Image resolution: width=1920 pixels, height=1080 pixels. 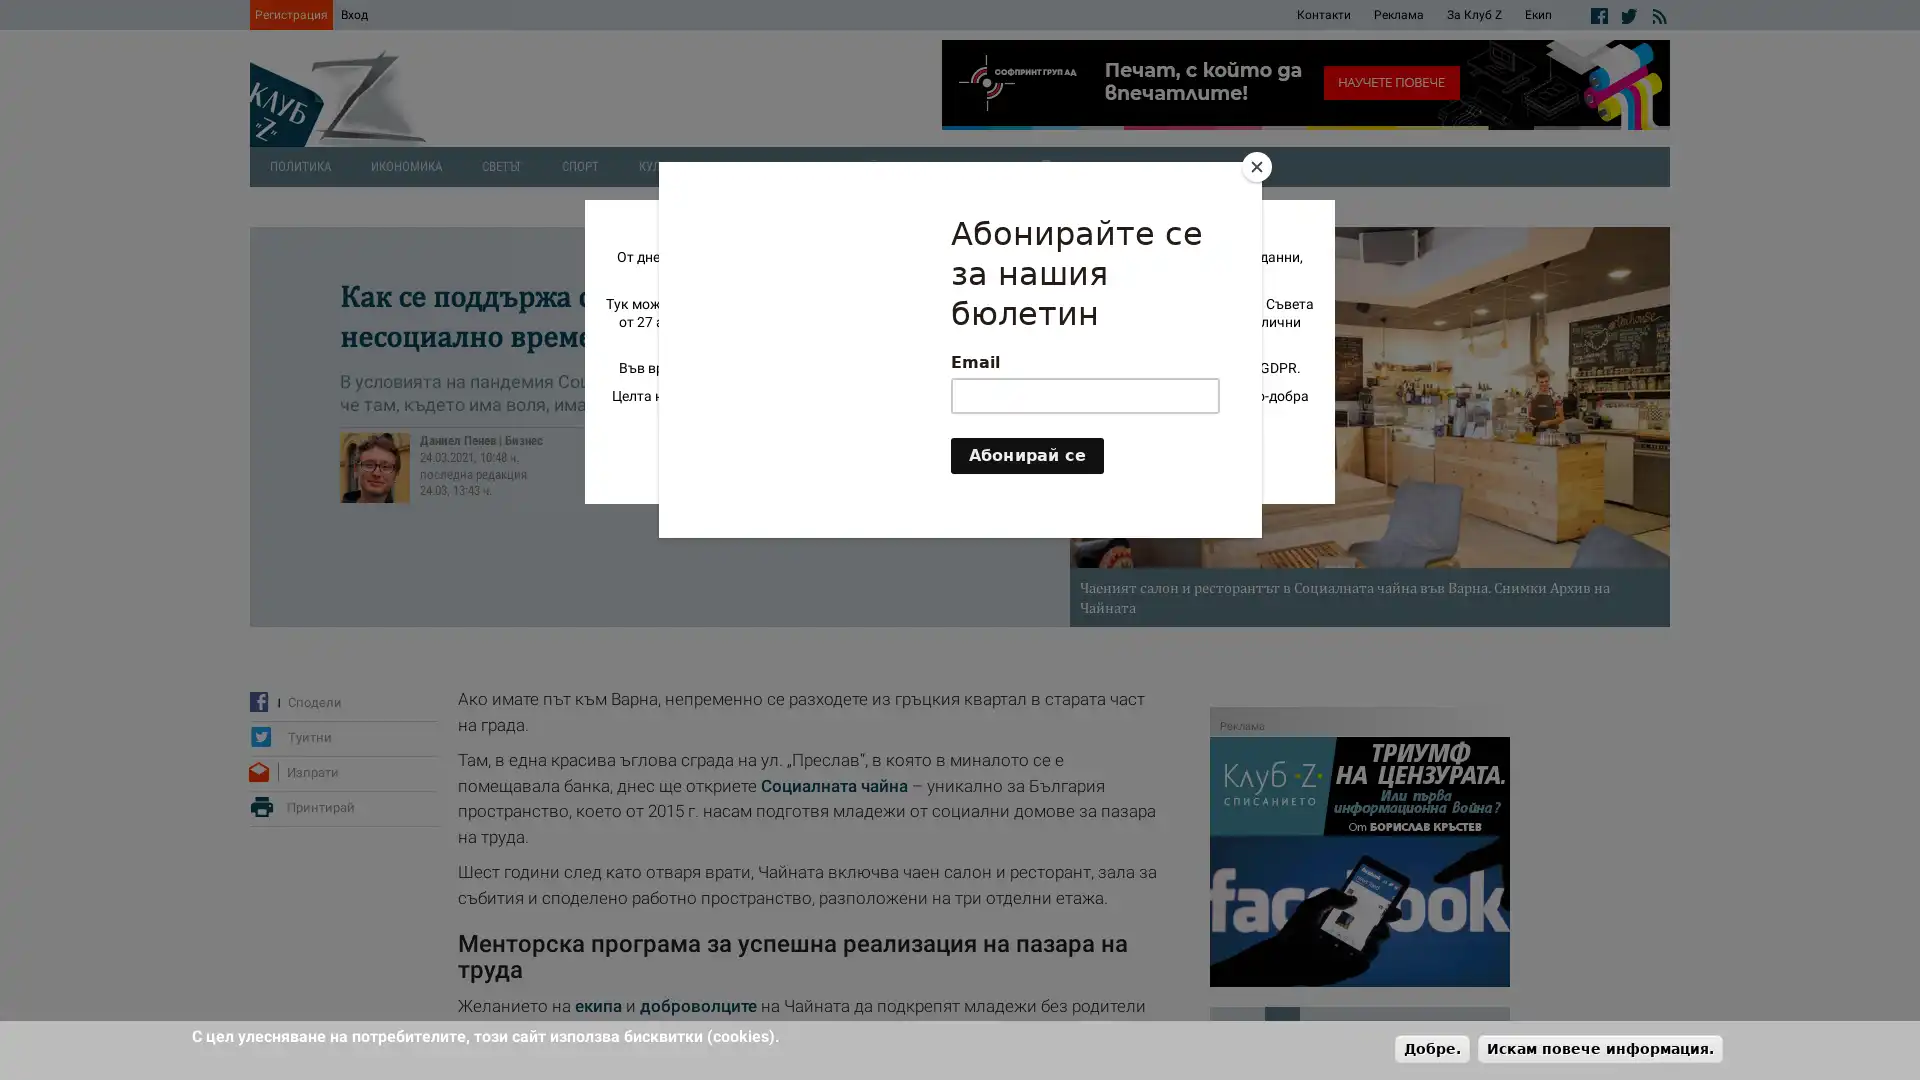 What do you see at coordinates (1431, 1047) in the screenshot?
I see `.` at bounding box center [1431, 1047].